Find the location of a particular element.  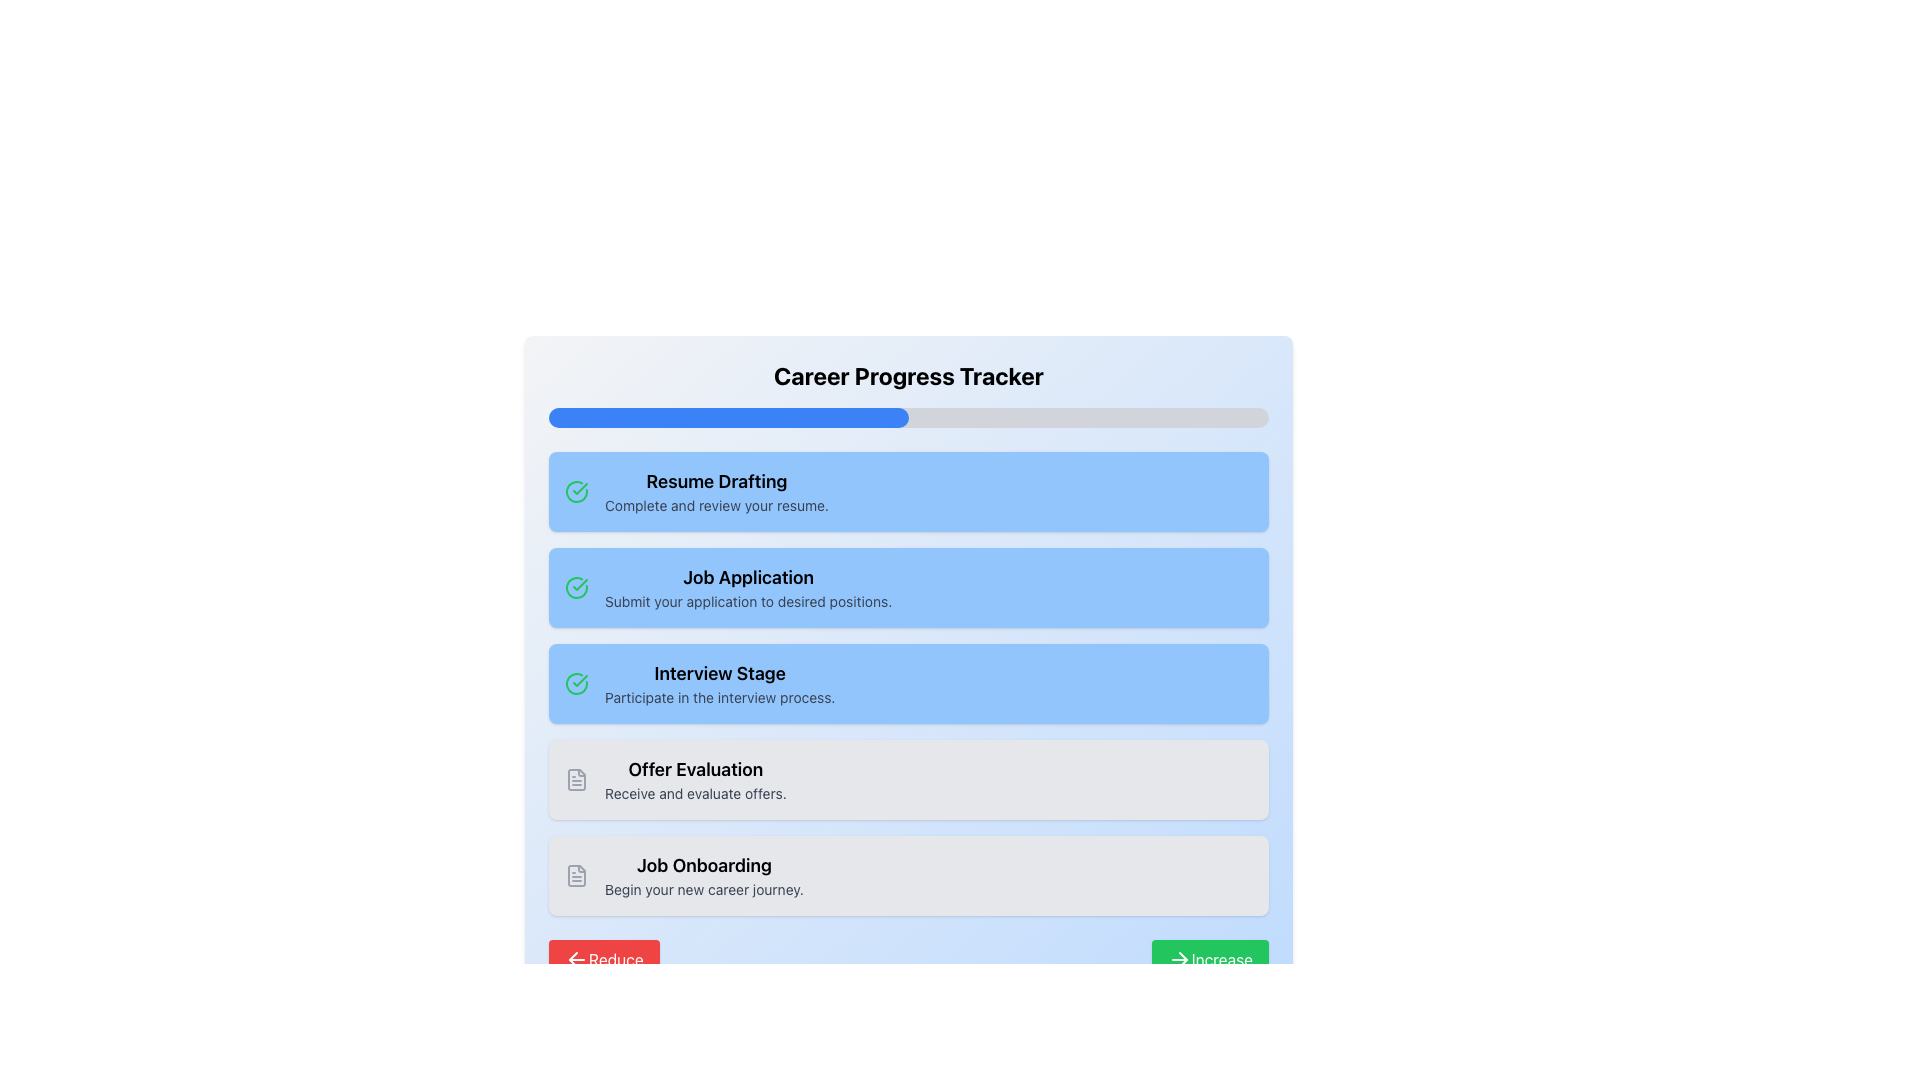

the small grayscale document icon located to the left of the 'Job Onboarding' heading is located at coordinates (575, 874).